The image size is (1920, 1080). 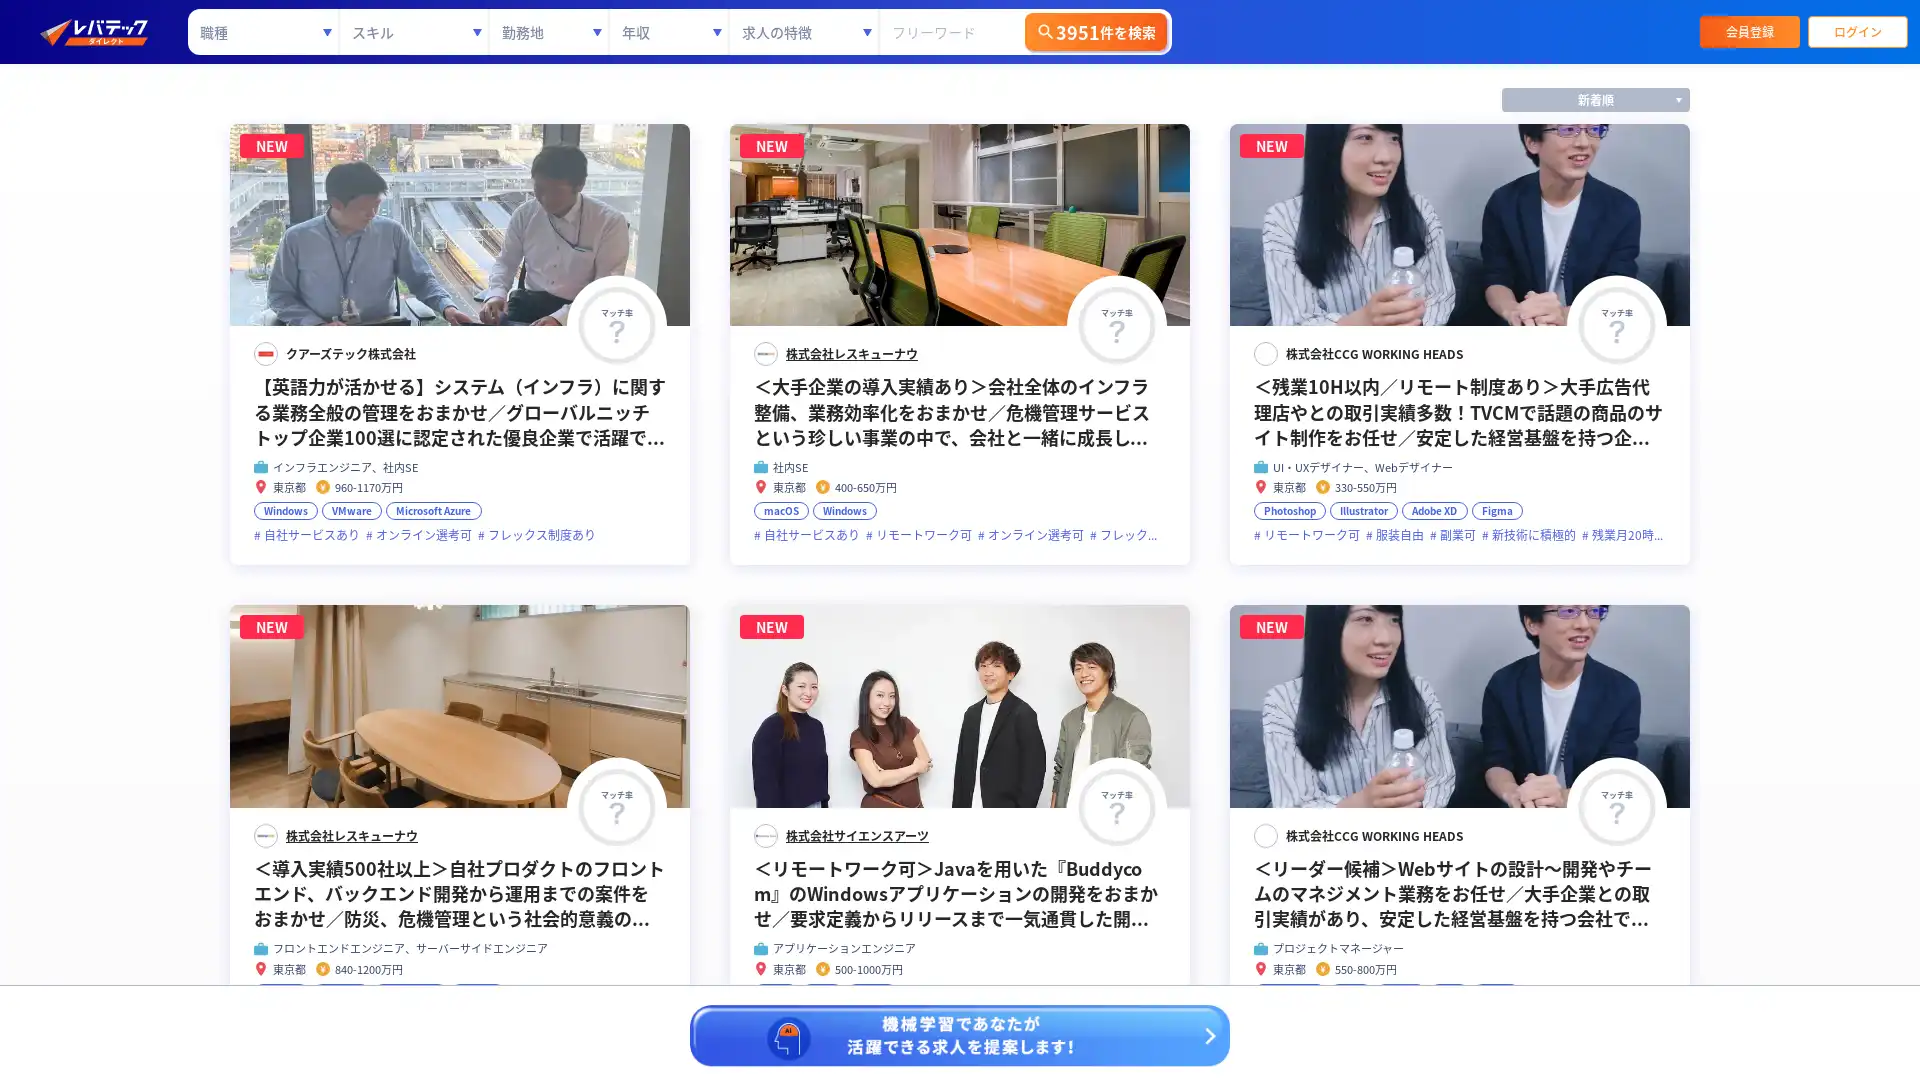 I want to click on 3951, so click(x=1094, y=31).